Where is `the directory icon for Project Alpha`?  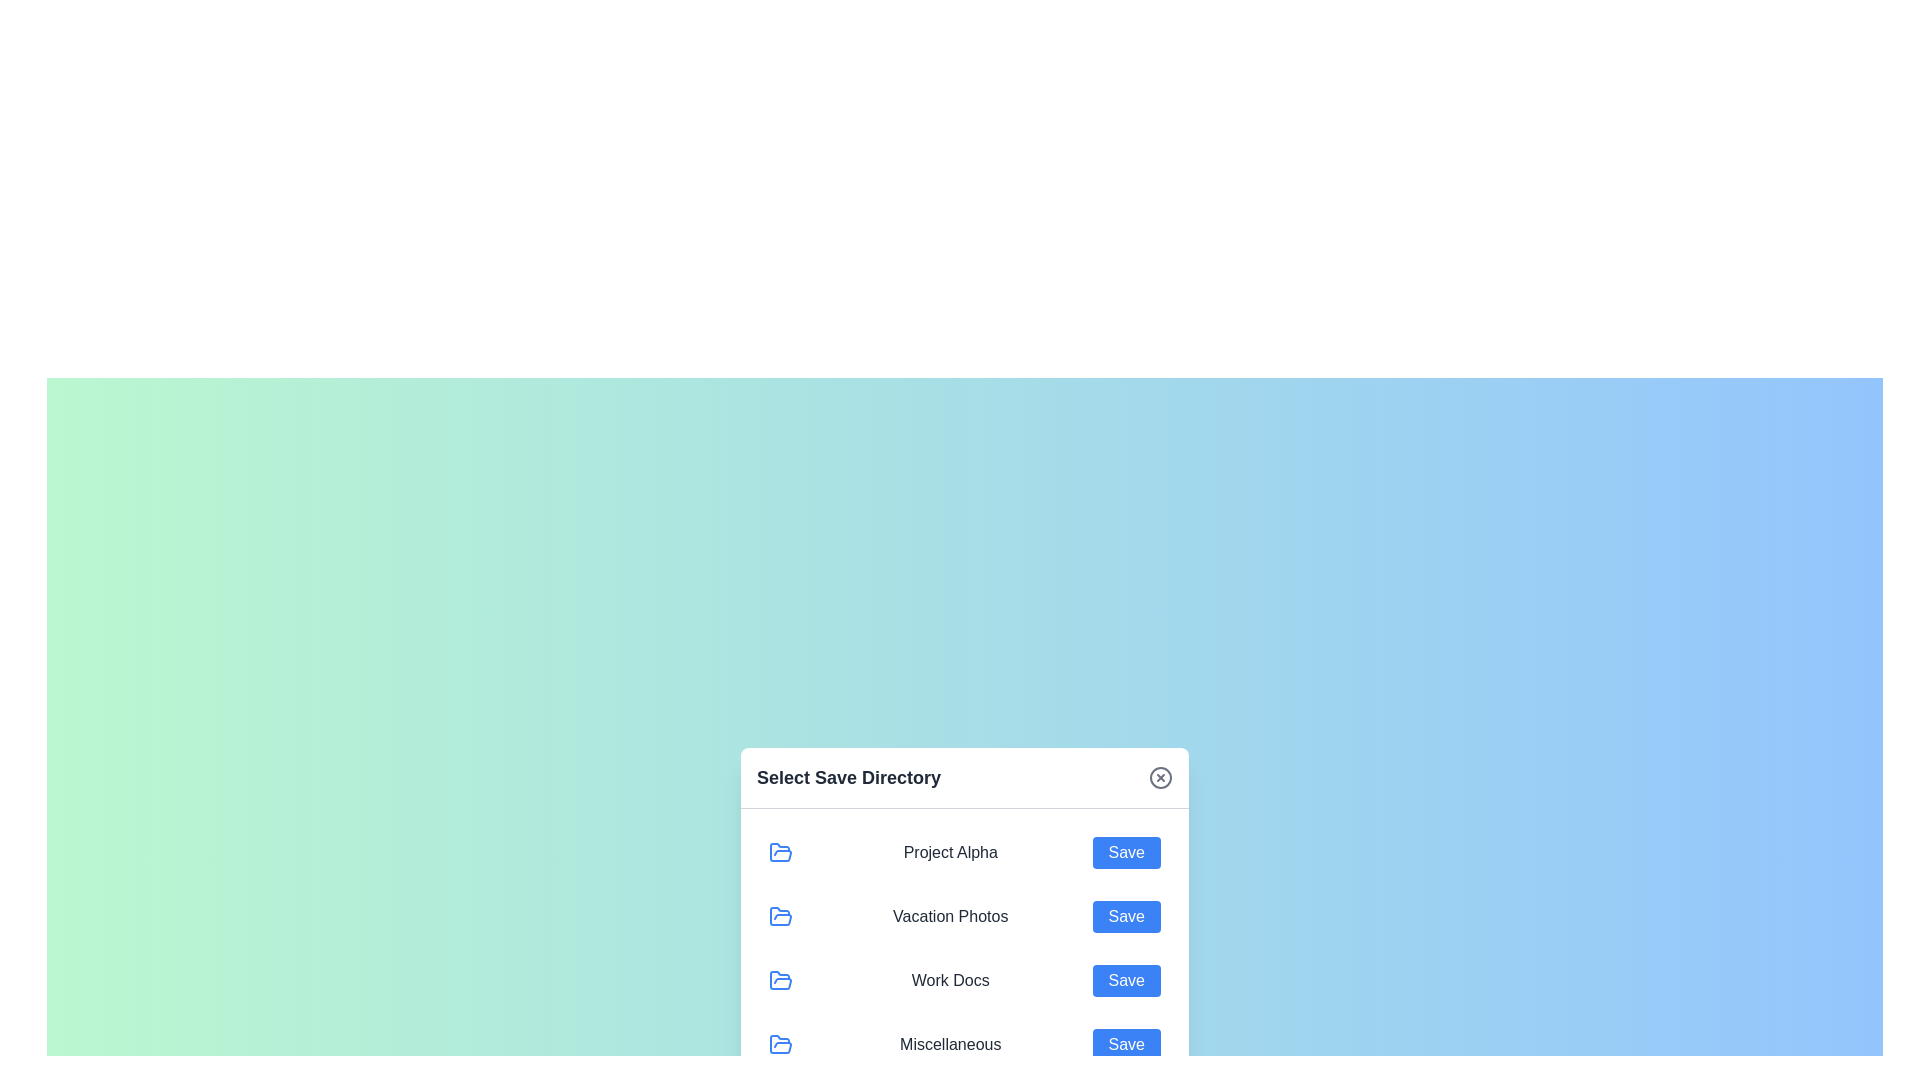
the directory icon for Project Alpha is located at coordinates (780, 852).